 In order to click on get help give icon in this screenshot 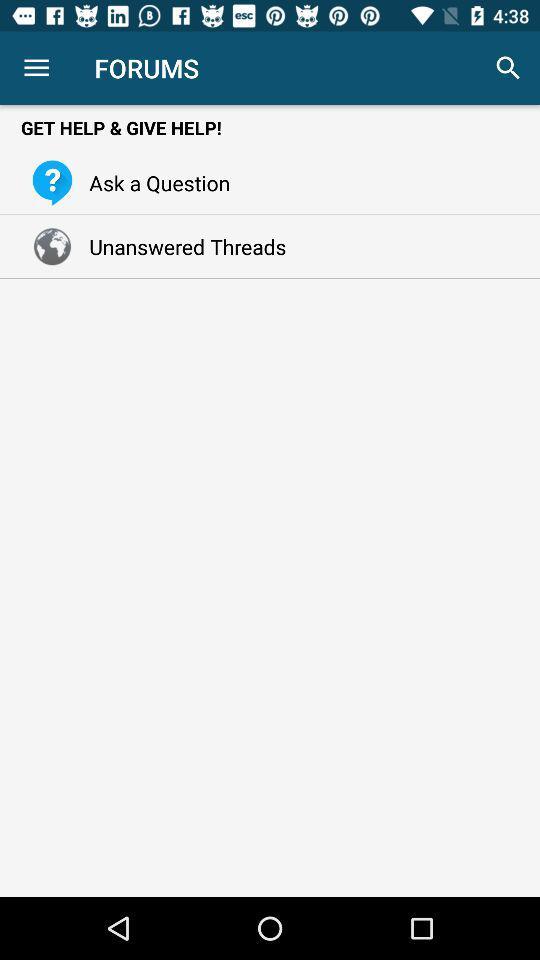, I will do `click(270, 126)`.